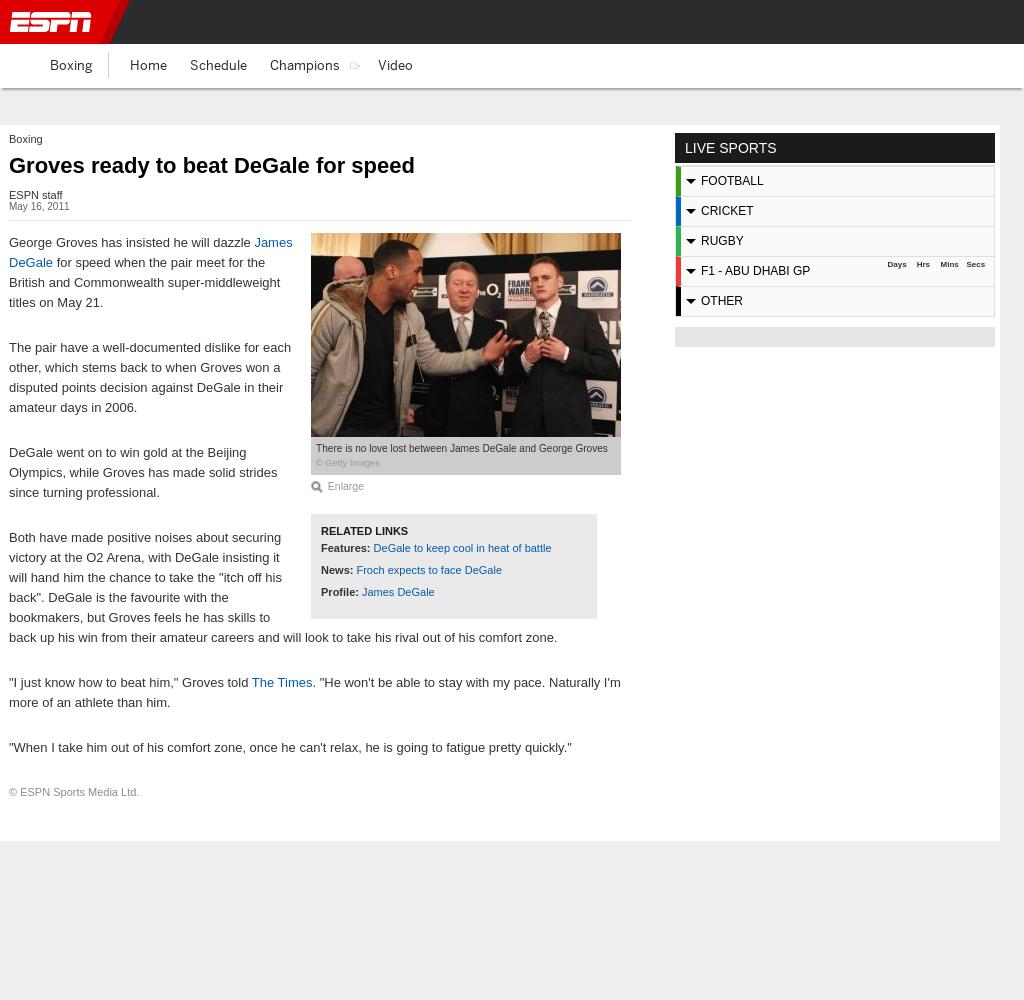  Describe the element at coordinates (147, 64) in the screenshot. I see `'Home'` at that location.